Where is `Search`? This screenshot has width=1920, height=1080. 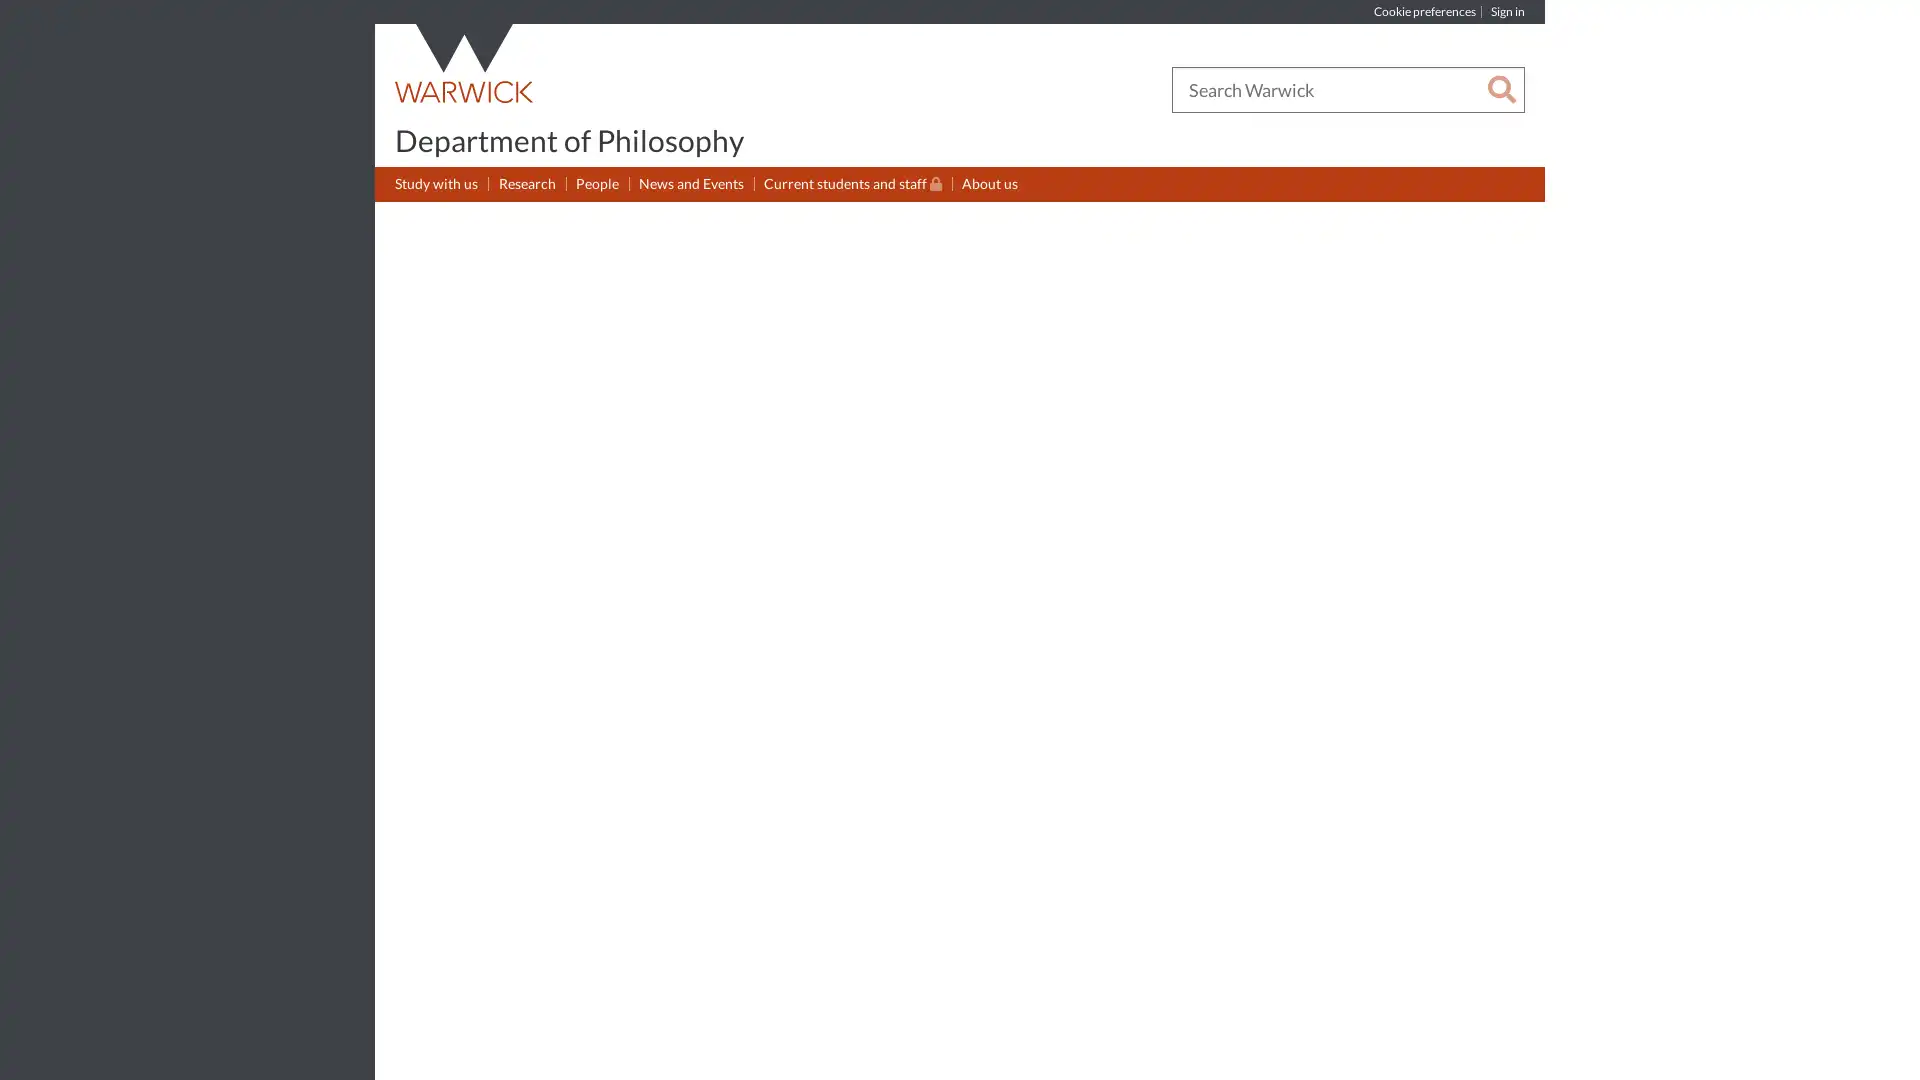
Search is located at coordinates (1501, 91).